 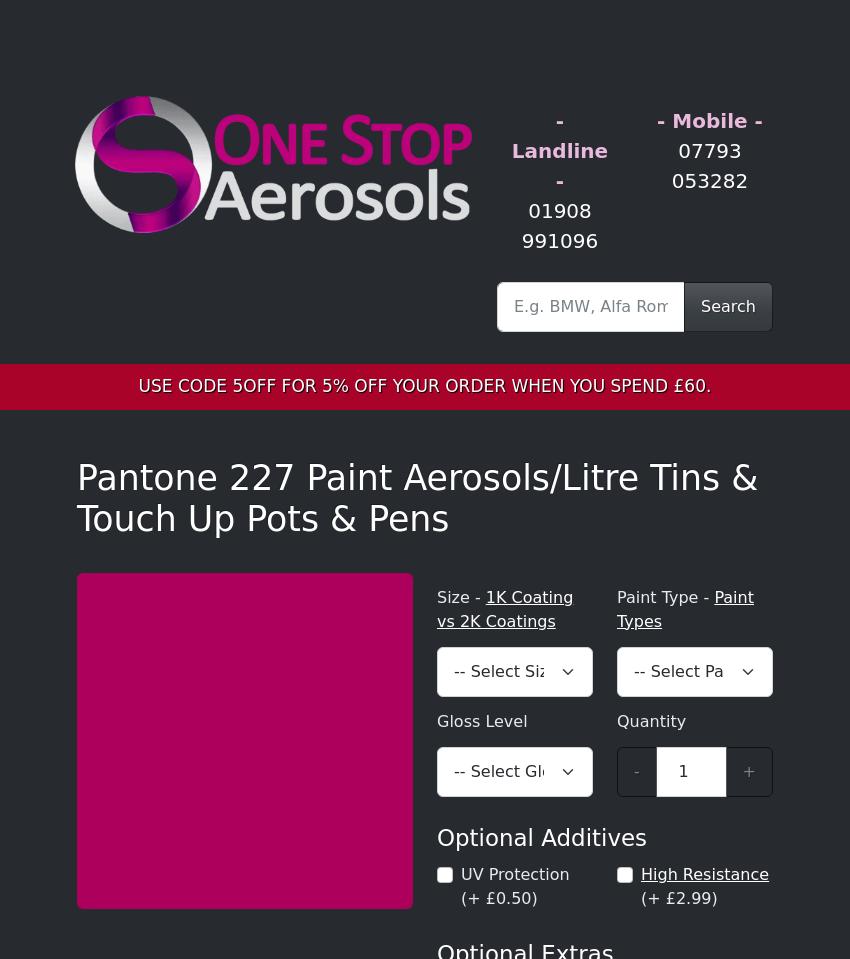 What do you see at coordinates (309, 777) in the screenshot?
I see `'Do I have to use a primer before applying a topcoat?'` at bounding box center [309, 777].